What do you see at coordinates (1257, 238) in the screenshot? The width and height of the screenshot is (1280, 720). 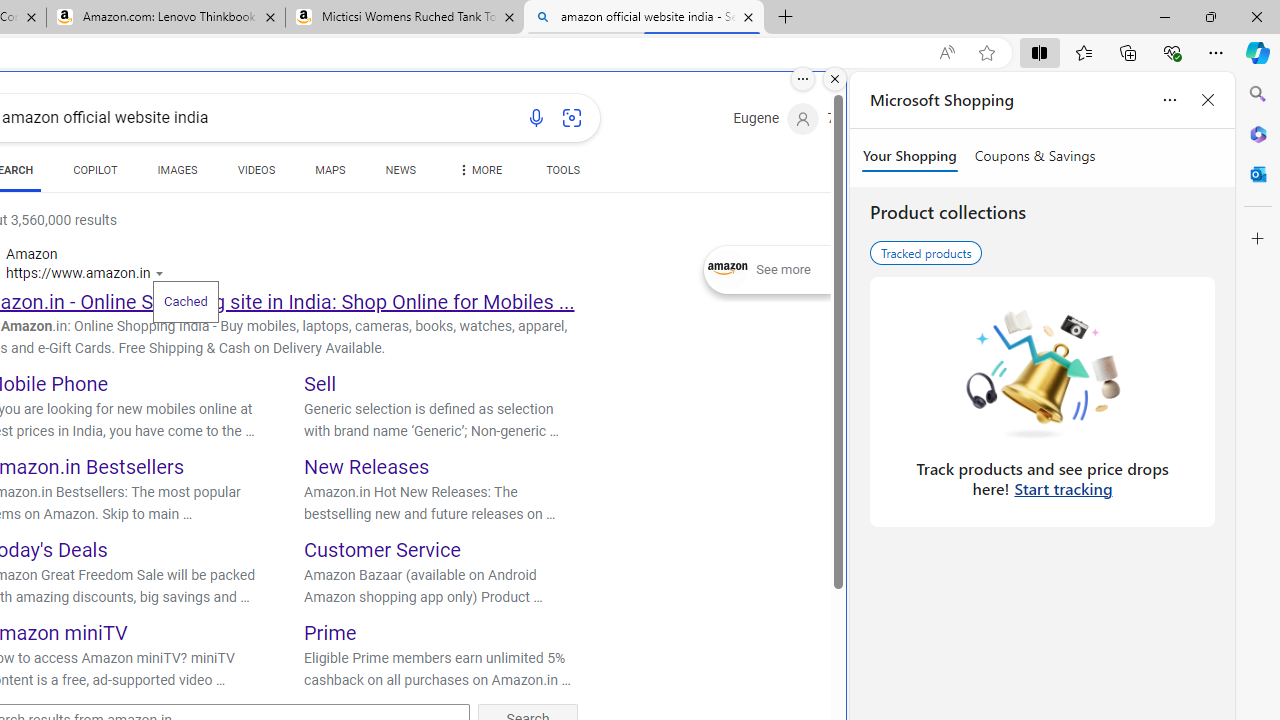 I see `'Customize'` at bounding box center [1257, 238].